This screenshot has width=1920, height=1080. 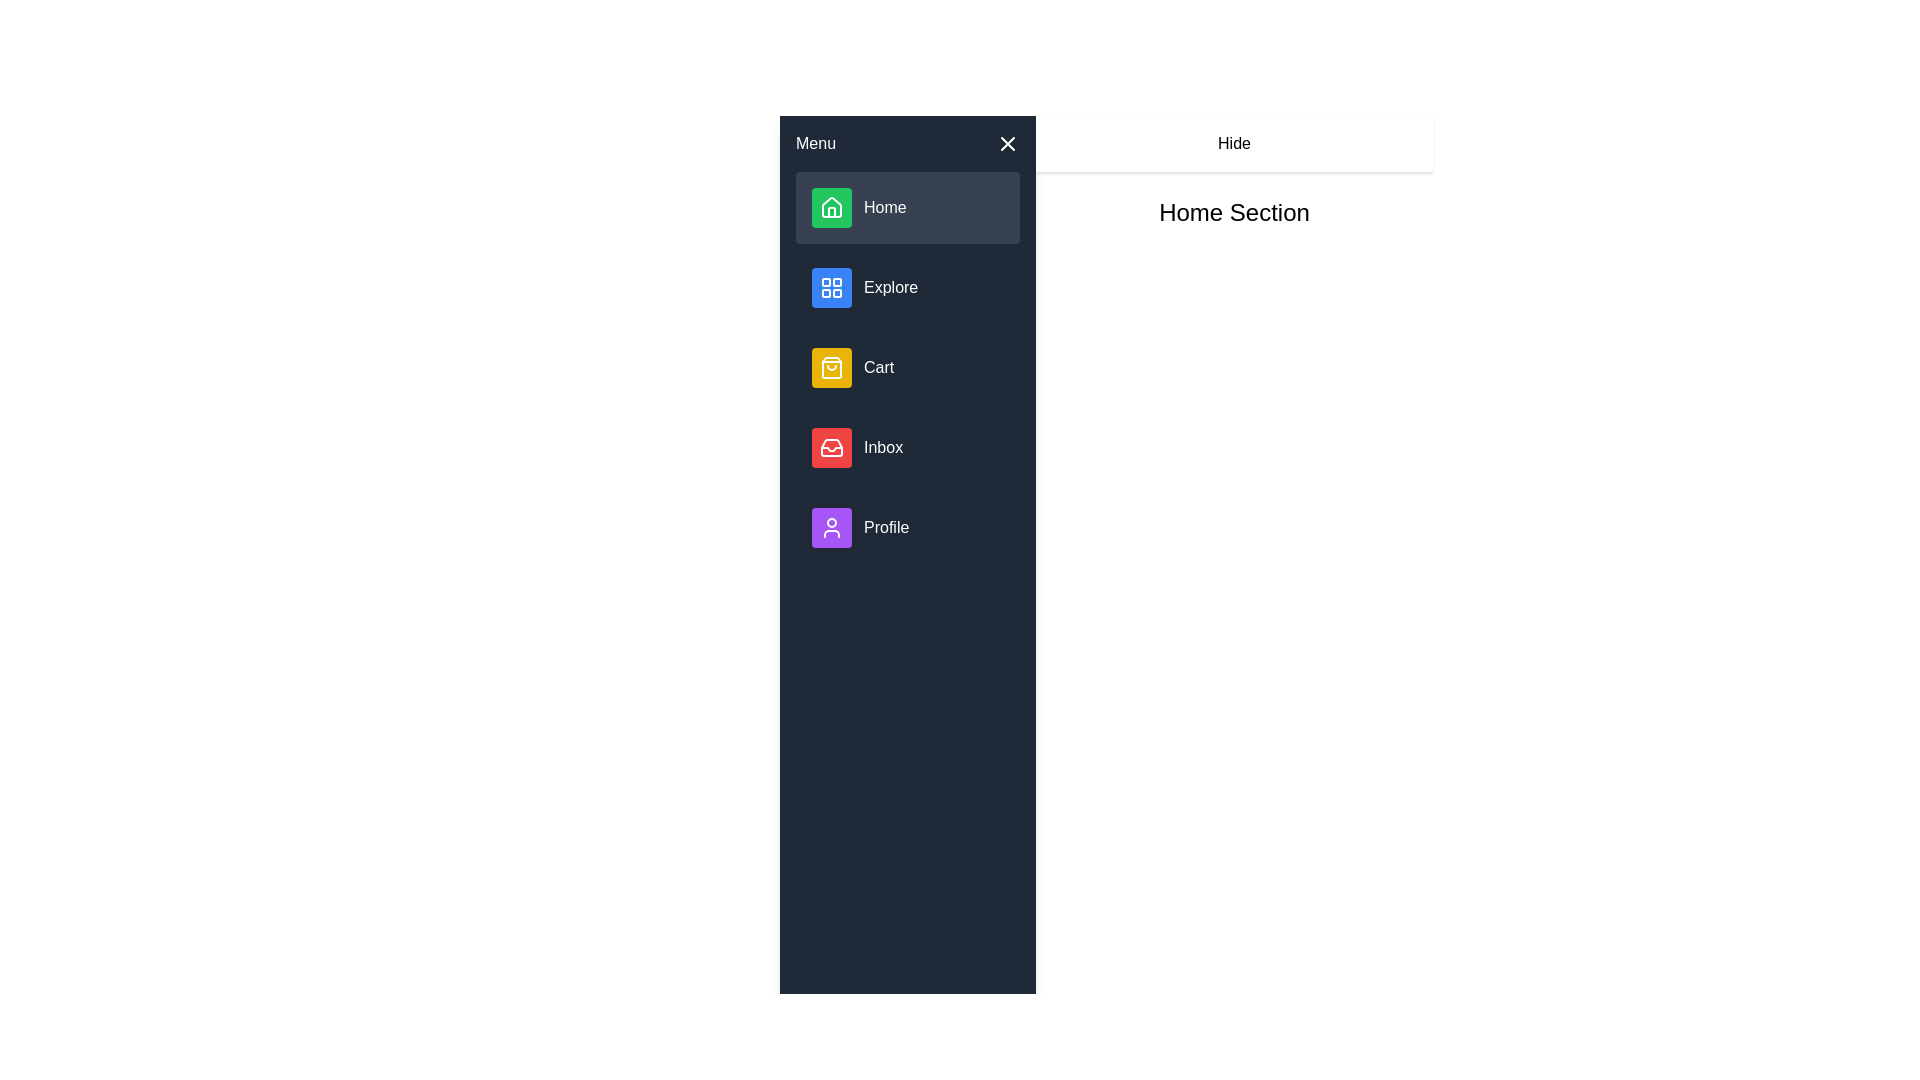 I want to click on text 'Inbox' from the text label located in the sidebar menu, which is styled in a standard typeface and positioned immediately to the right of a red-styled inbox icon, so click(x=882, y=446).